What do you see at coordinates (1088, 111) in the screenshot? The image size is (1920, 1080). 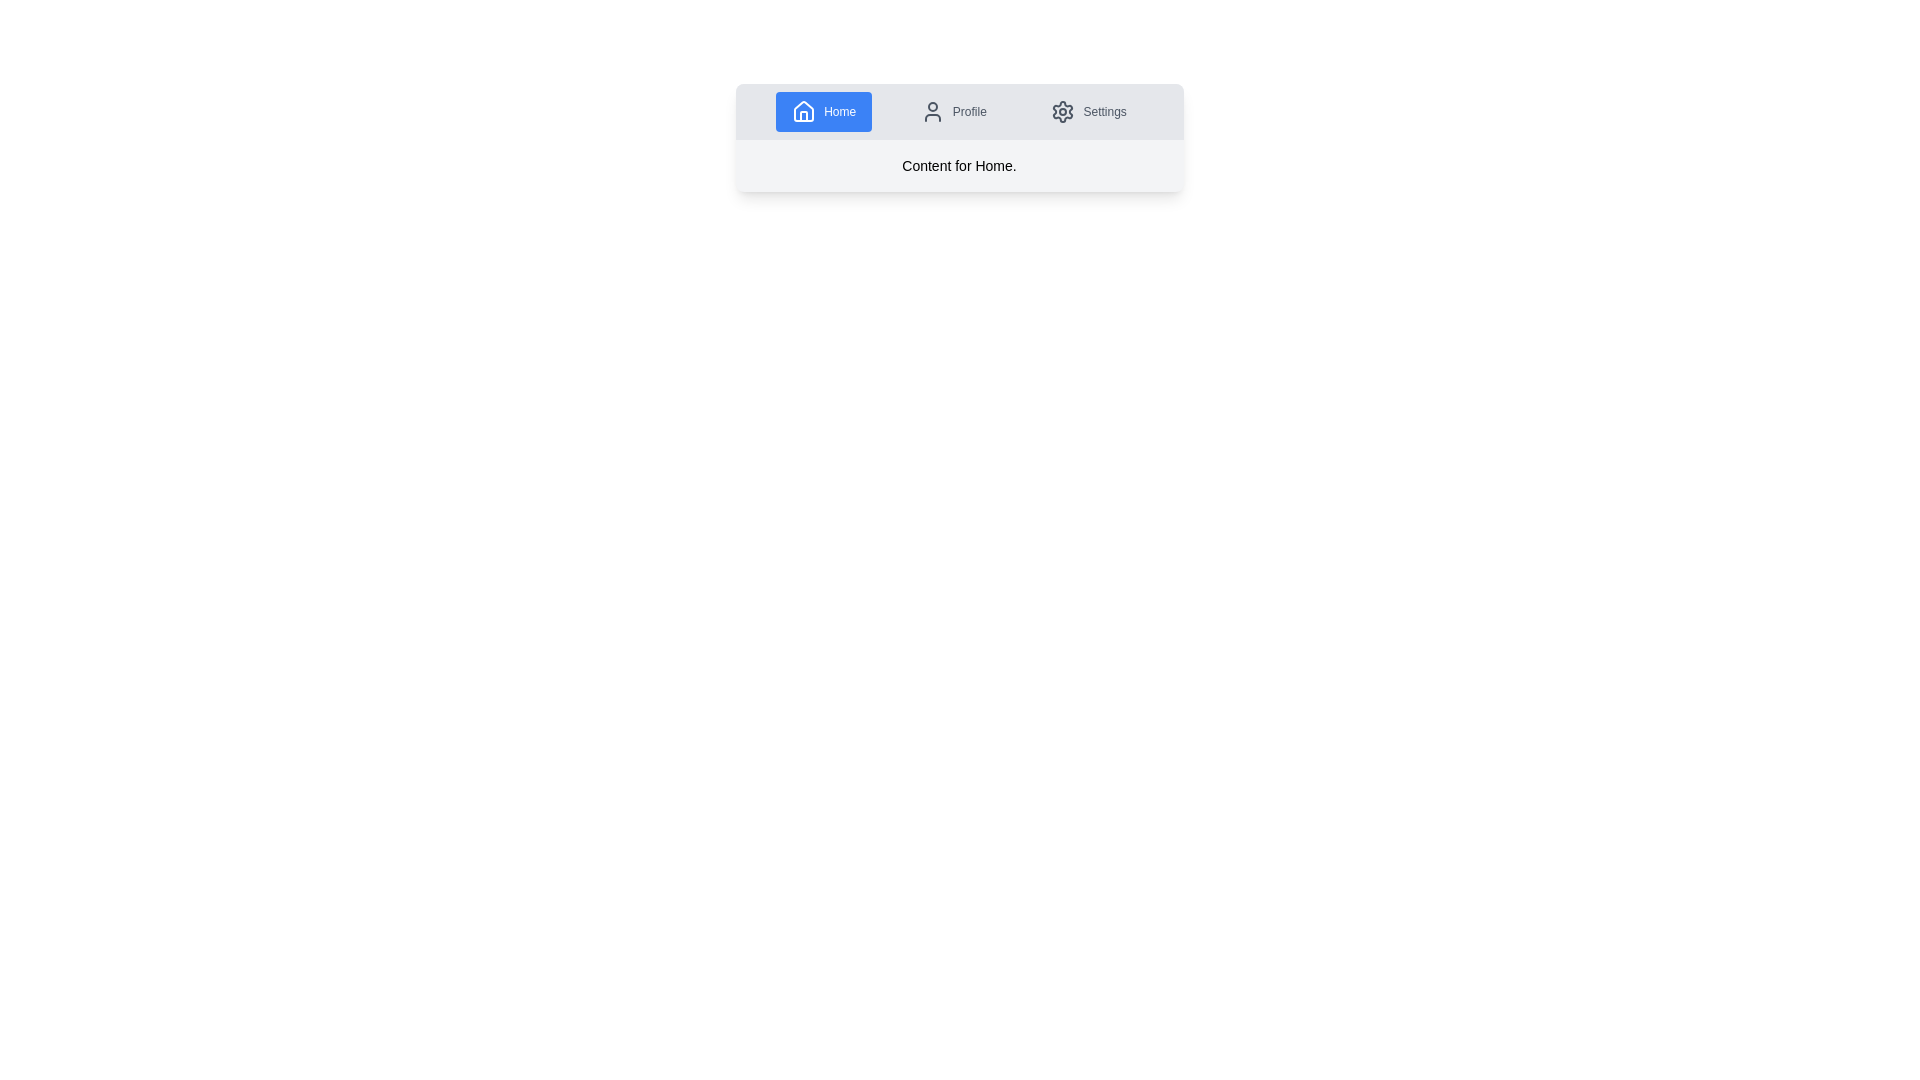 I see `the Settings tab by clicking on its navigation button` at bounding box center [1088, 111].